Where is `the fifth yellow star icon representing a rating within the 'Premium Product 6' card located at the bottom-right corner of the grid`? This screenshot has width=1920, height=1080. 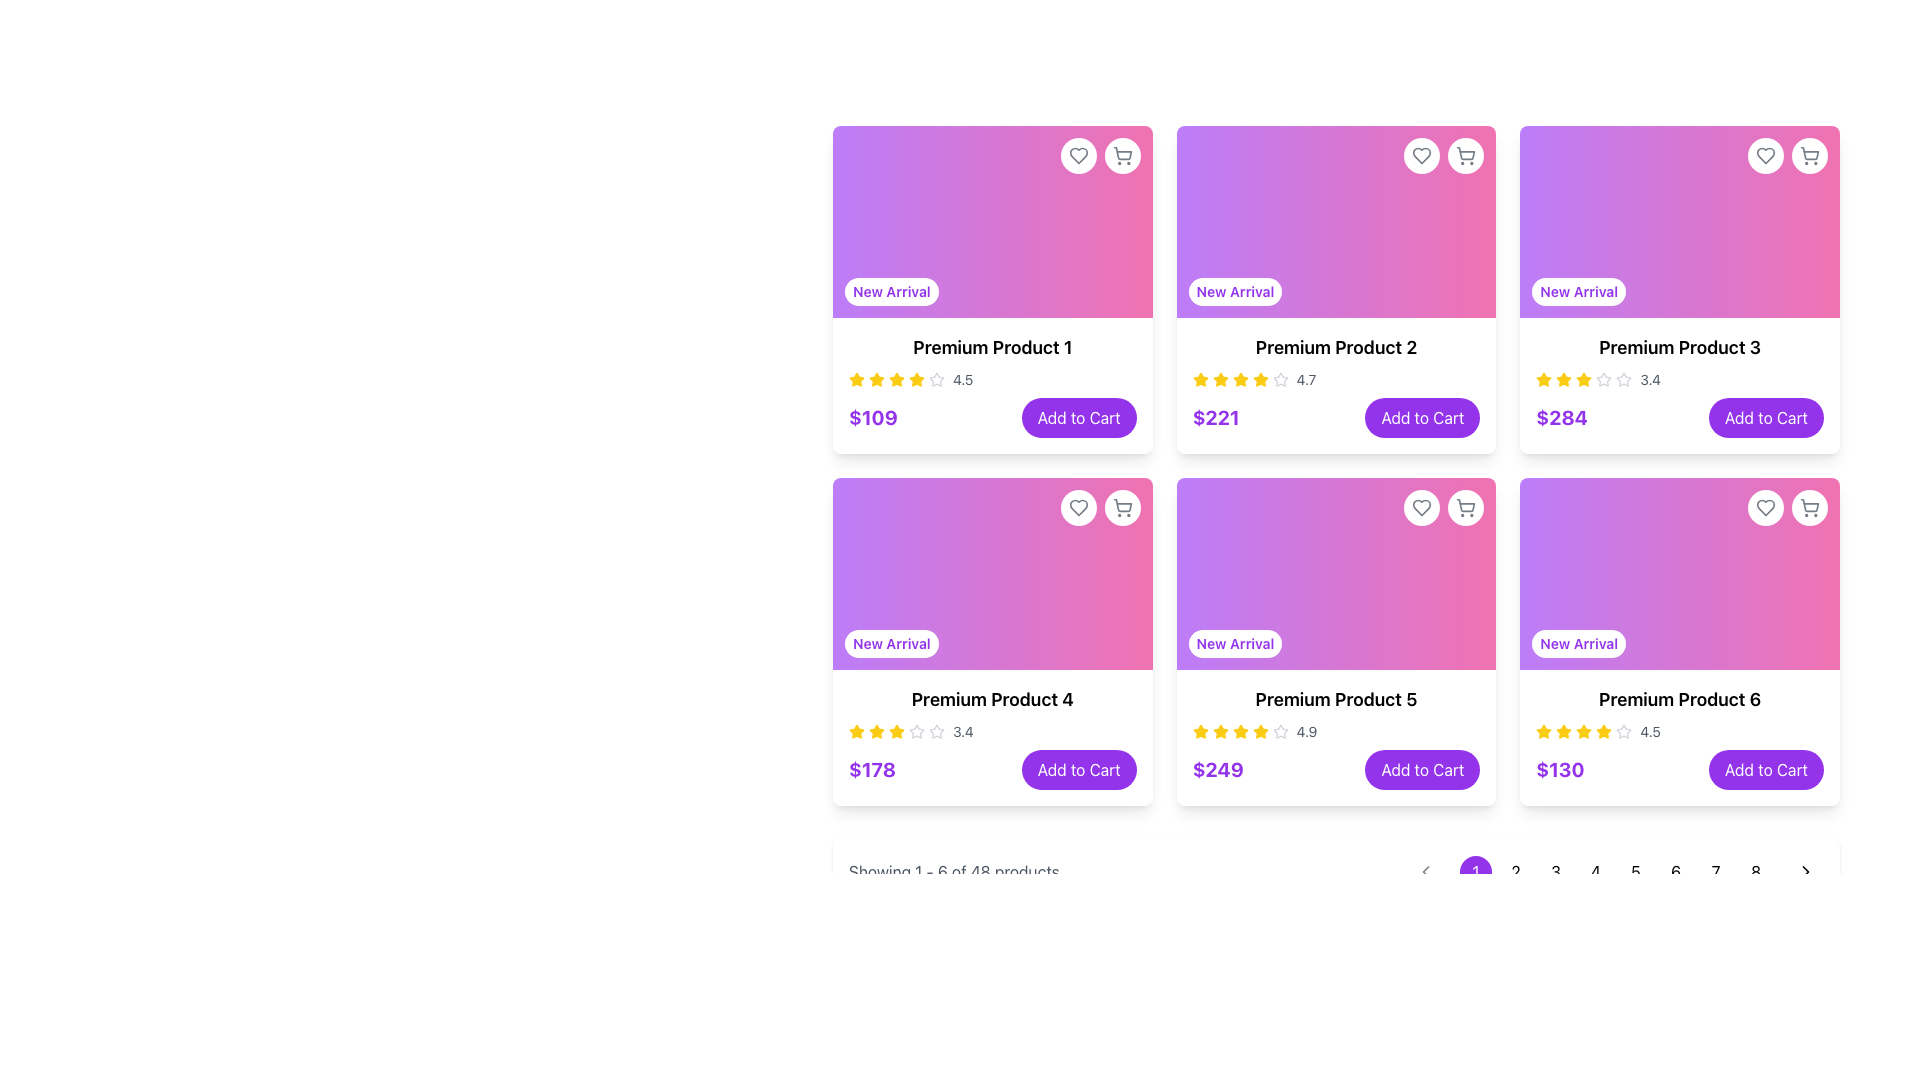
the fifth yellow star icon representing a rating within the 'Premium Product 6' card located at the bottom-right corner of the grid is located at coordinates (1543, 731).